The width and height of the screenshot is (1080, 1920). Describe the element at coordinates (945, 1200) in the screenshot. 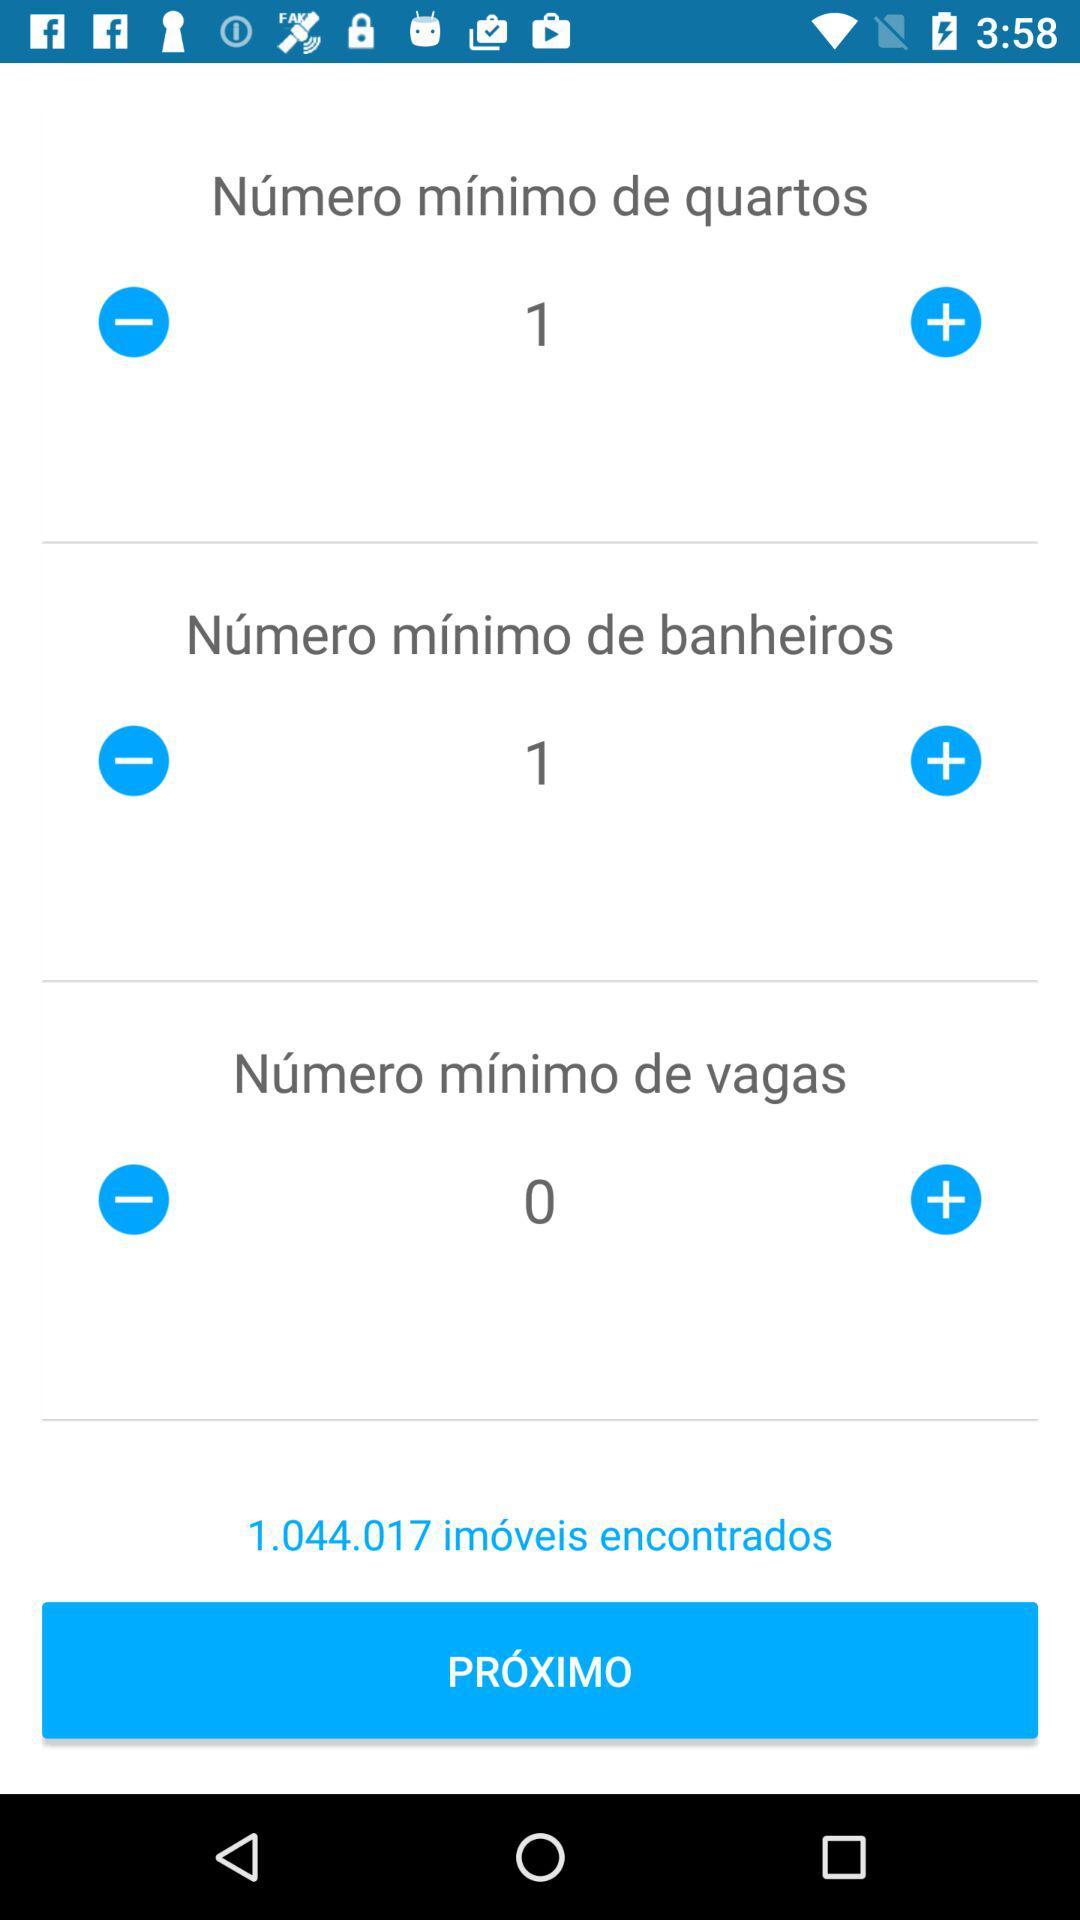

I see `the last  button which is right side of the page` at that location.